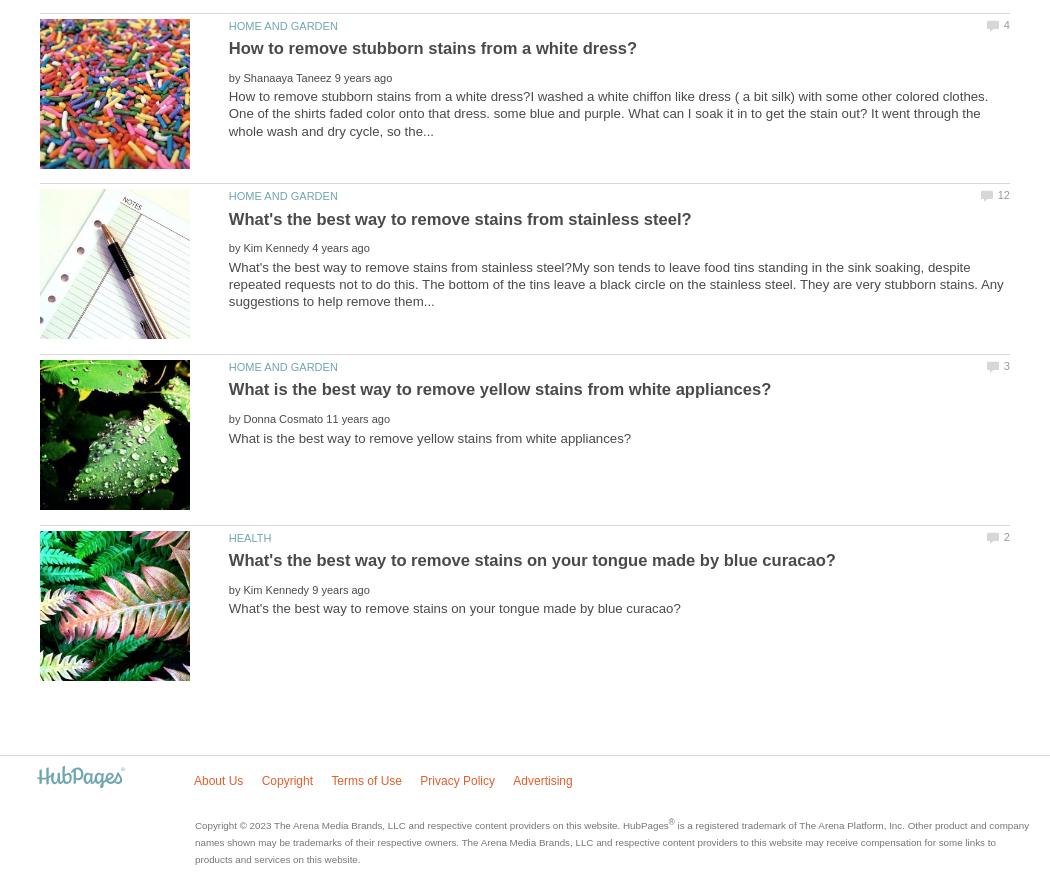 This screenshot has width=1050, height=873. What do you see at coordinates (285, 779) in the screenshot?
I see `'Copyright'` at bounding box center [285, 779].